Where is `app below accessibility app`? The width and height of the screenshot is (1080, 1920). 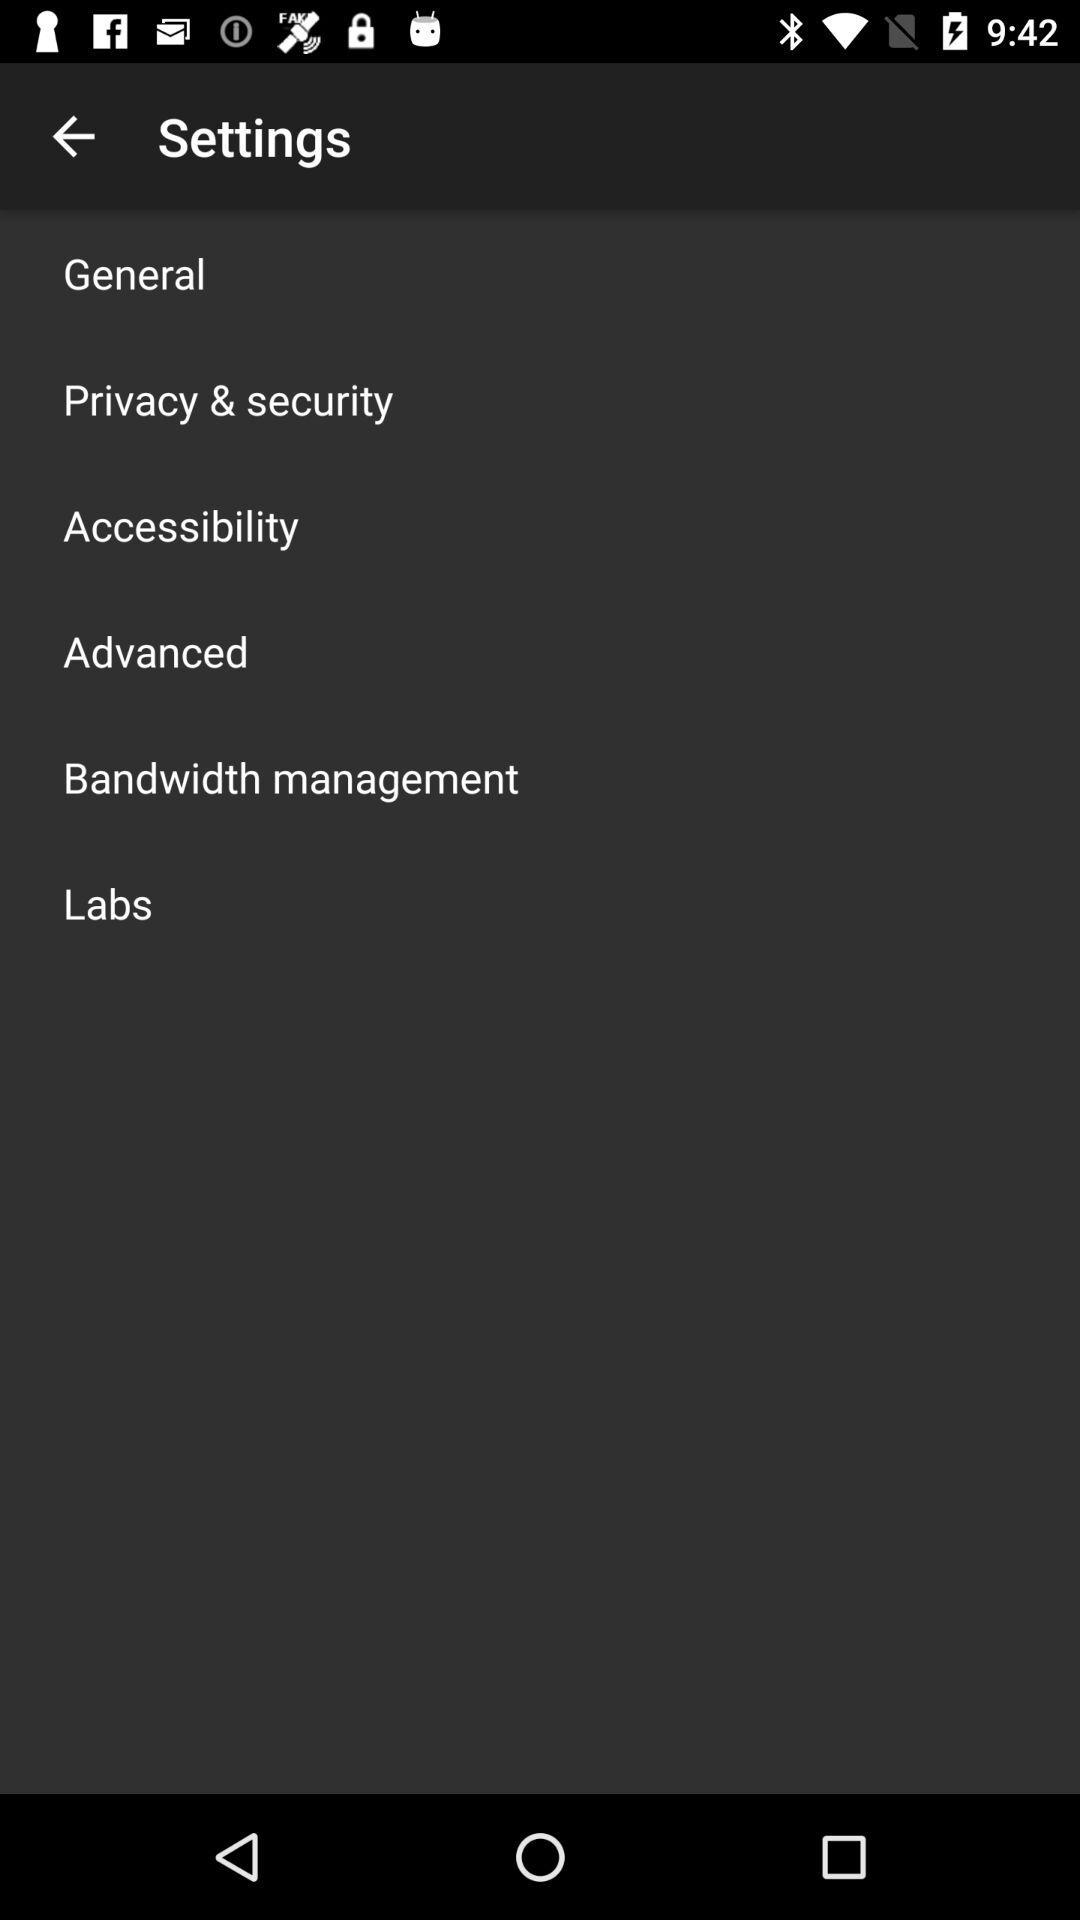 app below accessibility app is located at coordinates (154, 651).